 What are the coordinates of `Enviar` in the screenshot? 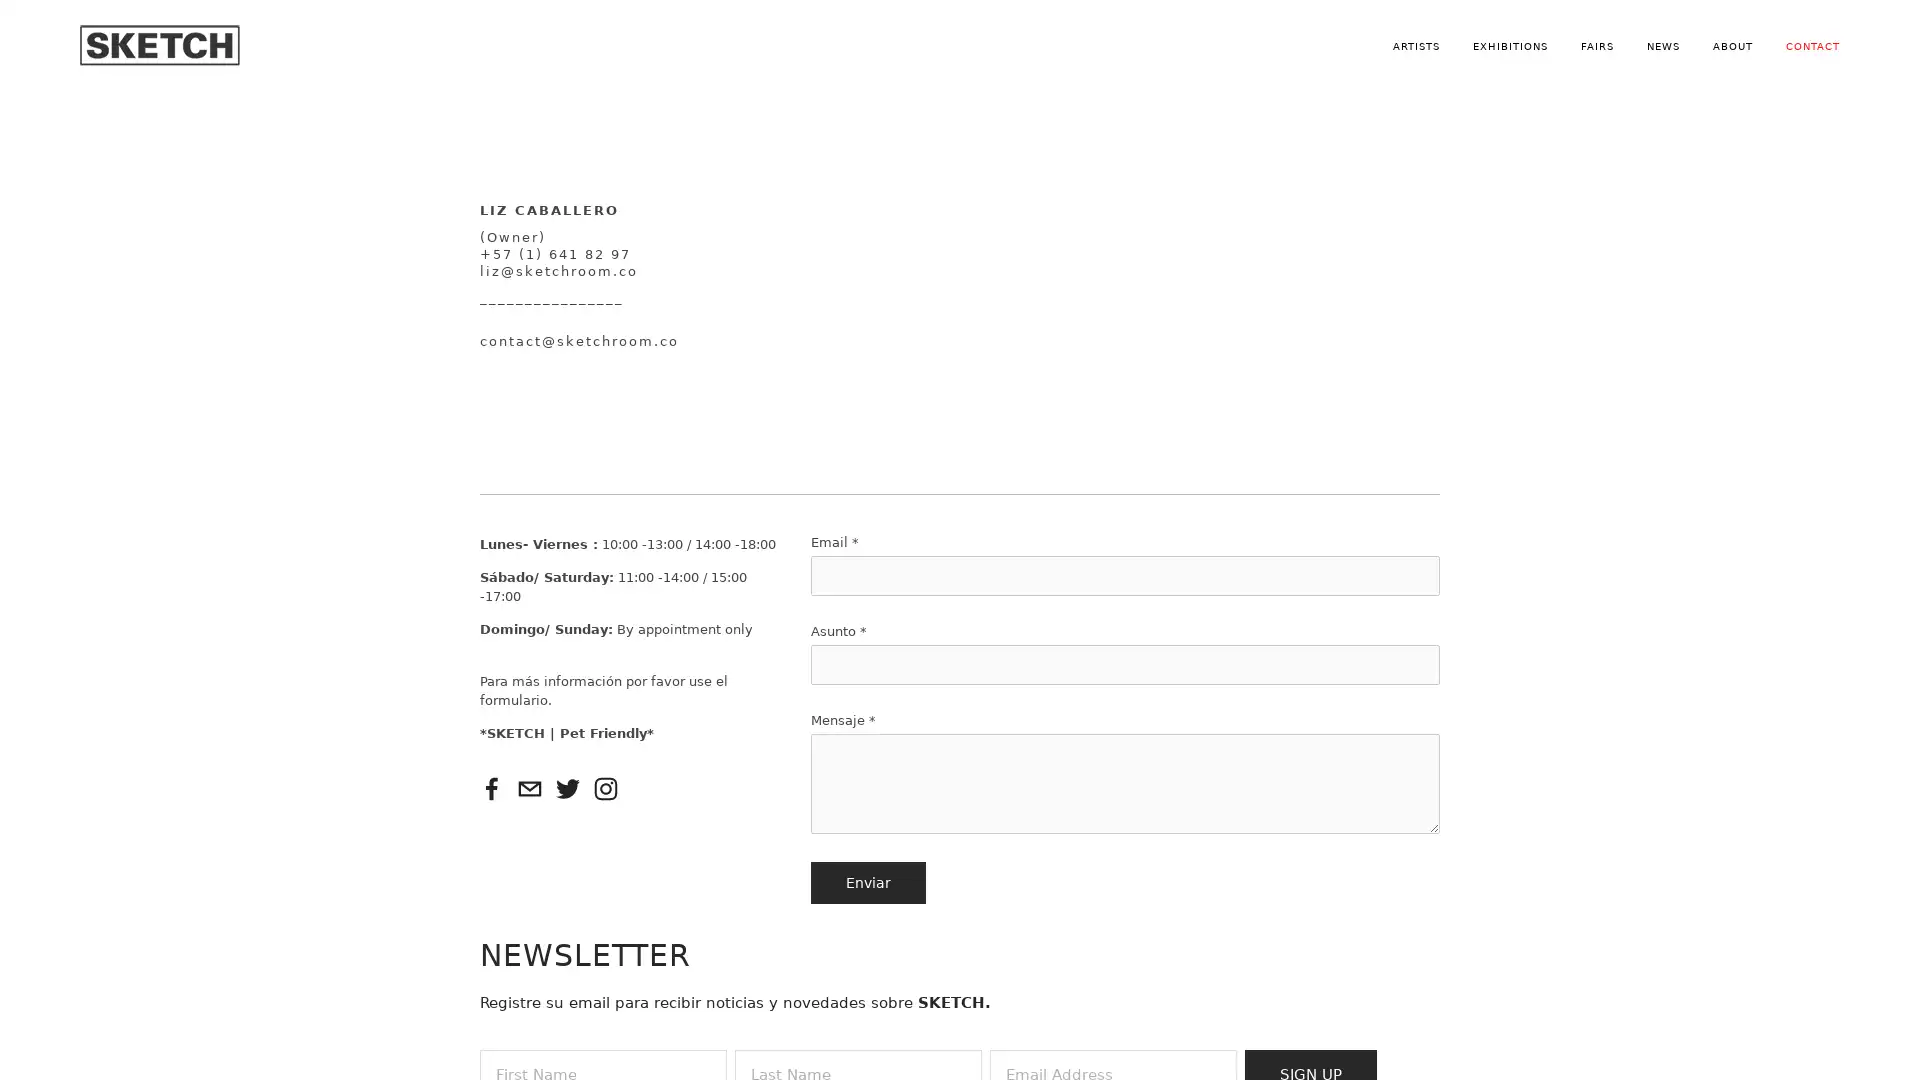 It's located at (868, 882).